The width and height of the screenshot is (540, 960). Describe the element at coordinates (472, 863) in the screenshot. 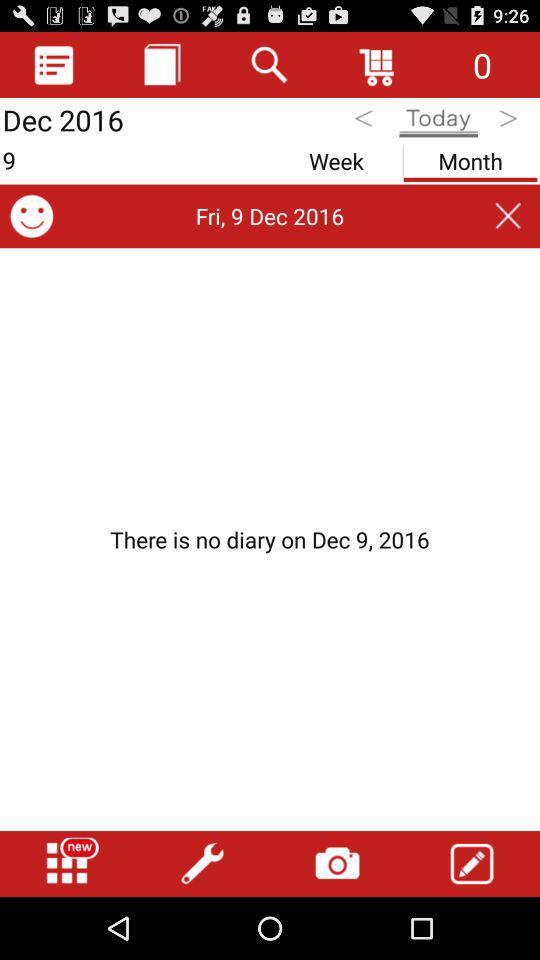

I see `entry` at that location.